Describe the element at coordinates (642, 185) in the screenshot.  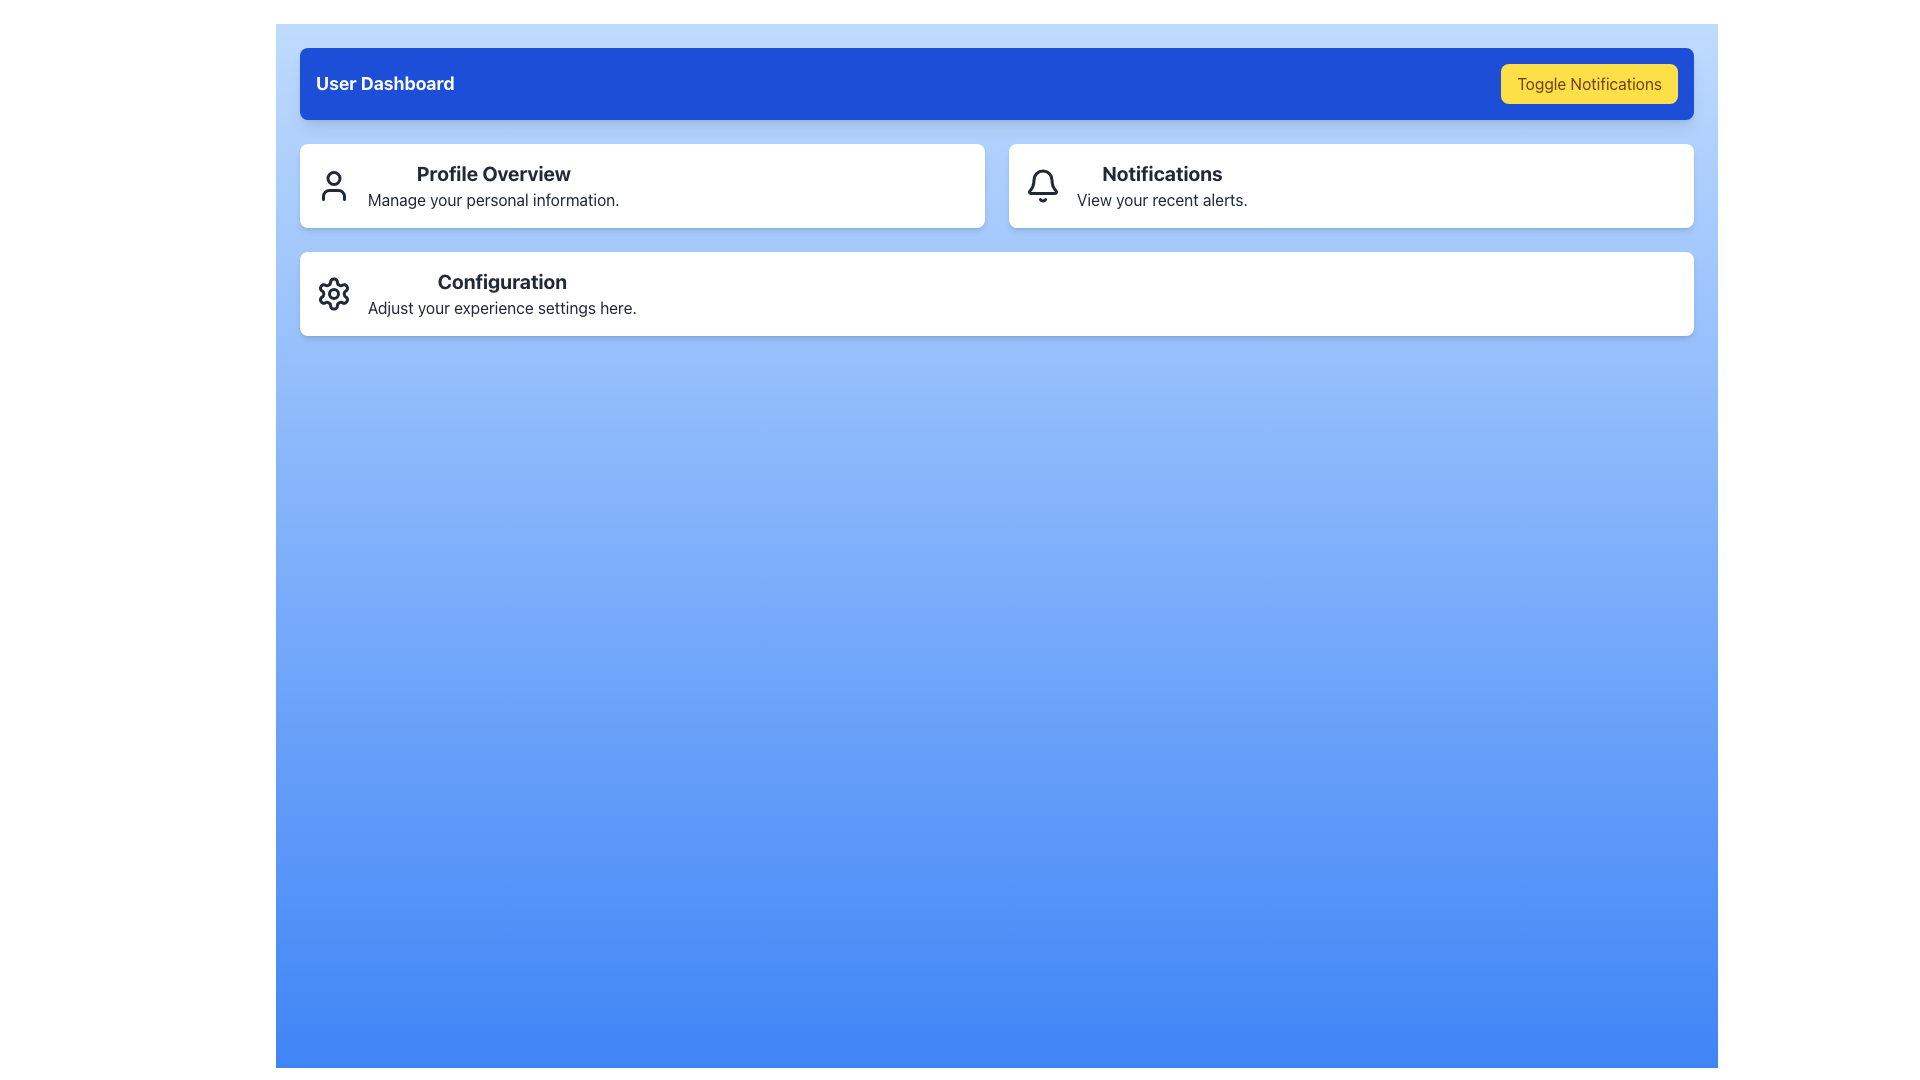
I see `the informational card that introduces the user to managing personal information, located at the top-left section of the interface` at that location.